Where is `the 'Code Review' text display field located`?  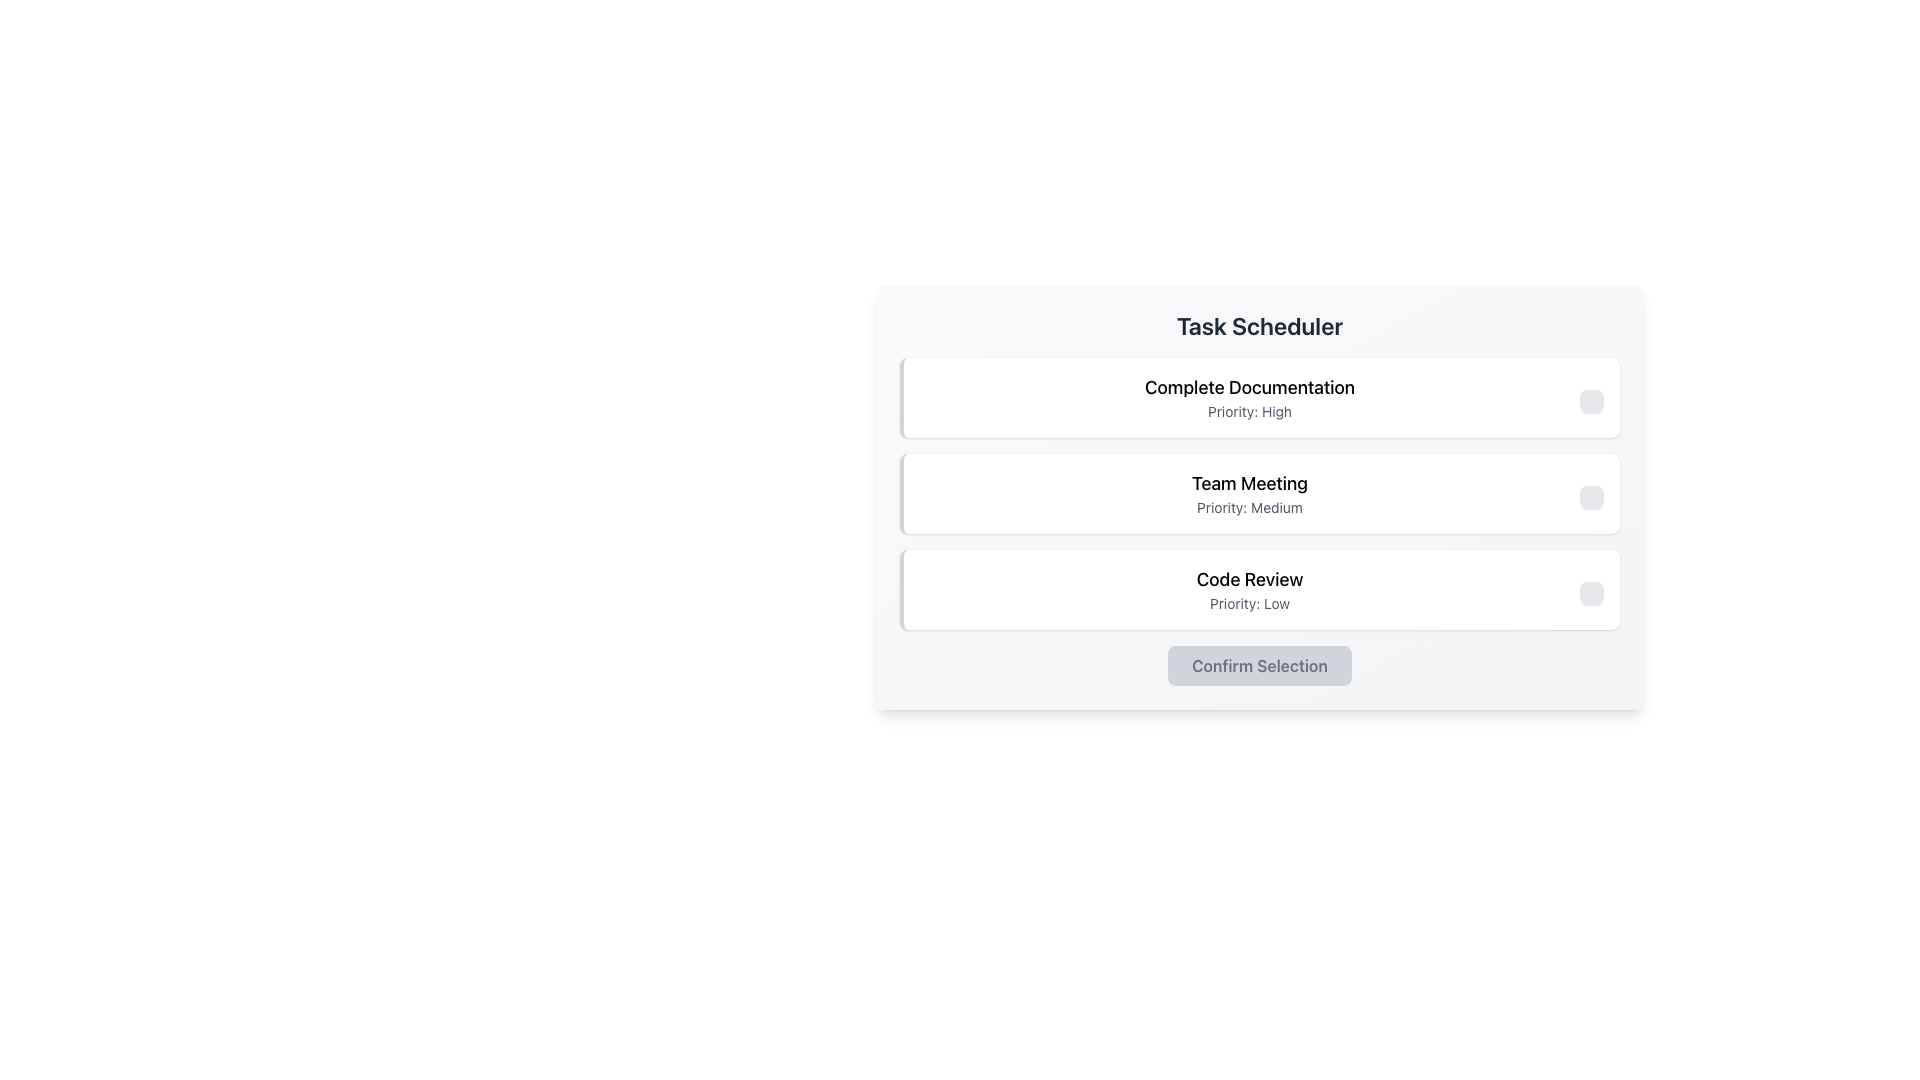
the 'Code Review' text display field located is located at coordinates (1248, 589).